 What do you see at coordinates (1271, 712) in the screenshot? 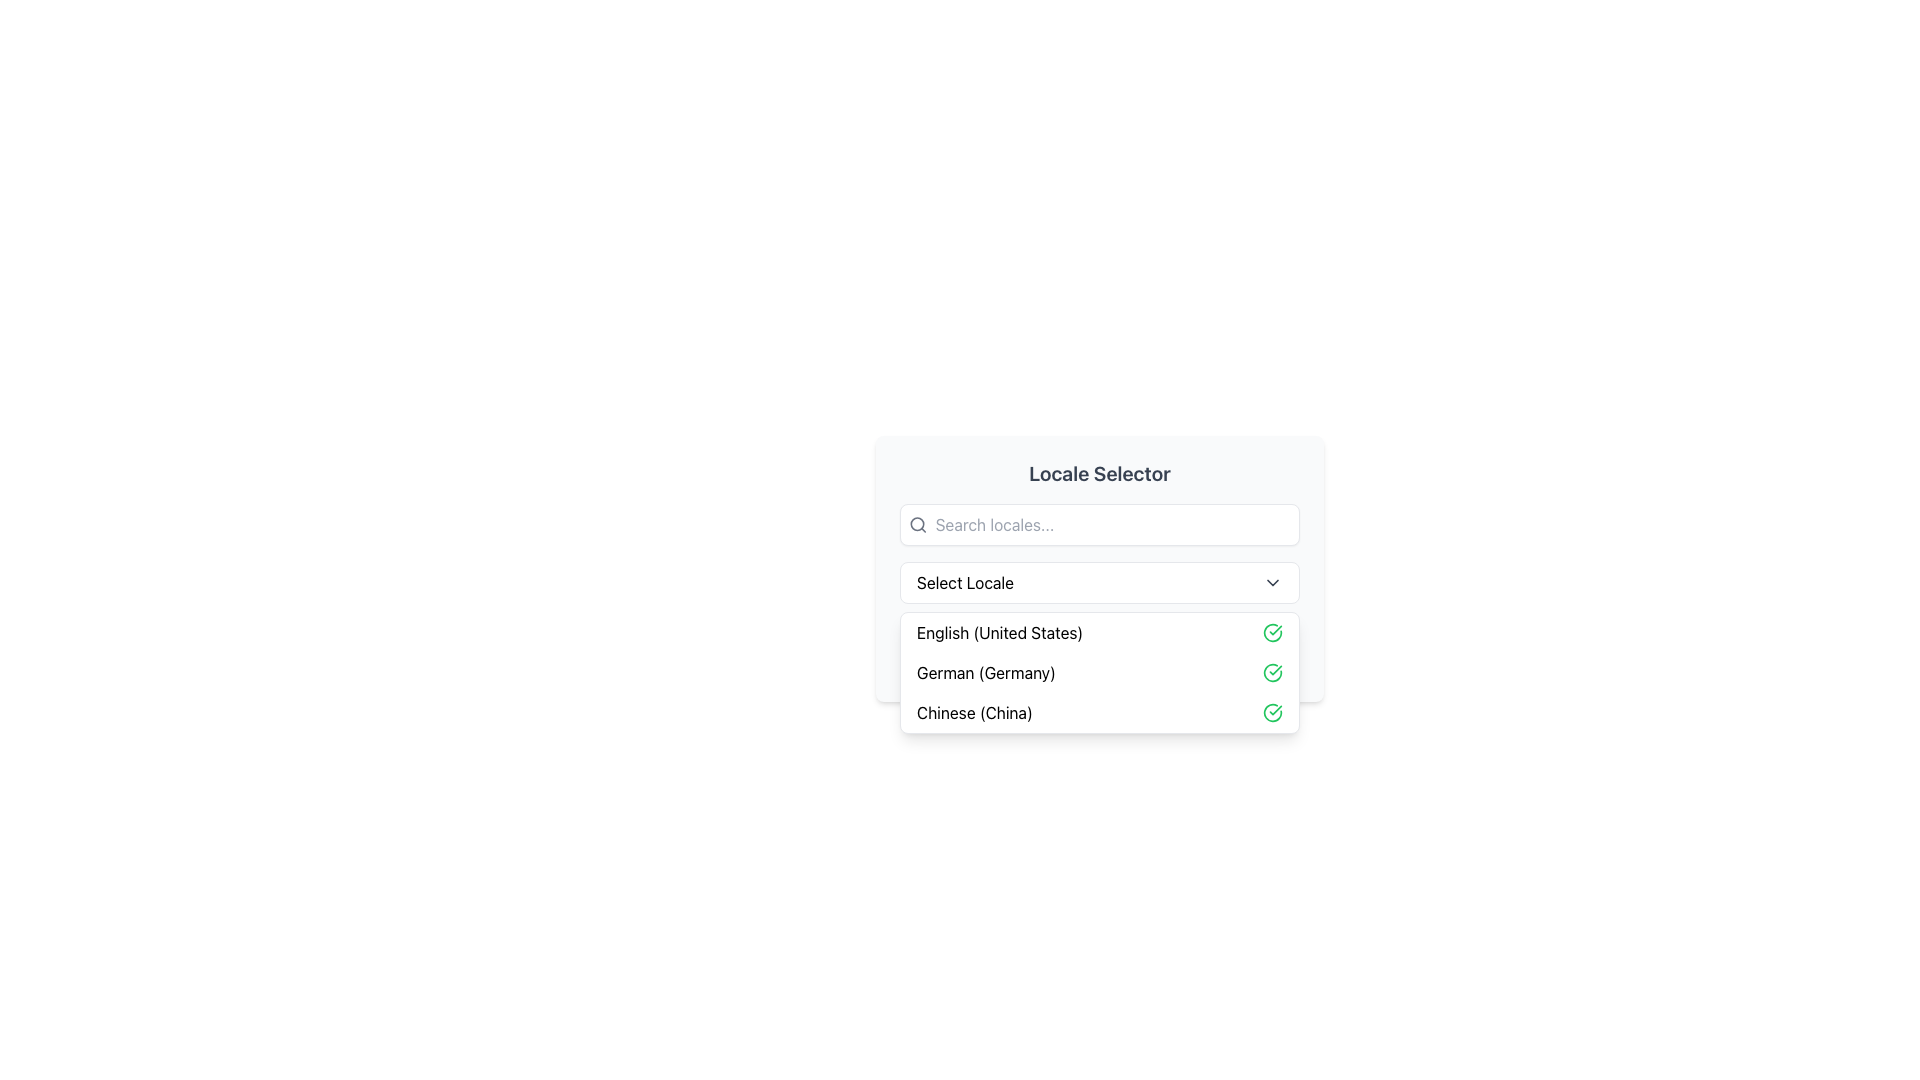
I see `the circular green icon with a checkmark next to the text 'Chinese (China)' in the list of languages` at bounding box center [1271, 712].